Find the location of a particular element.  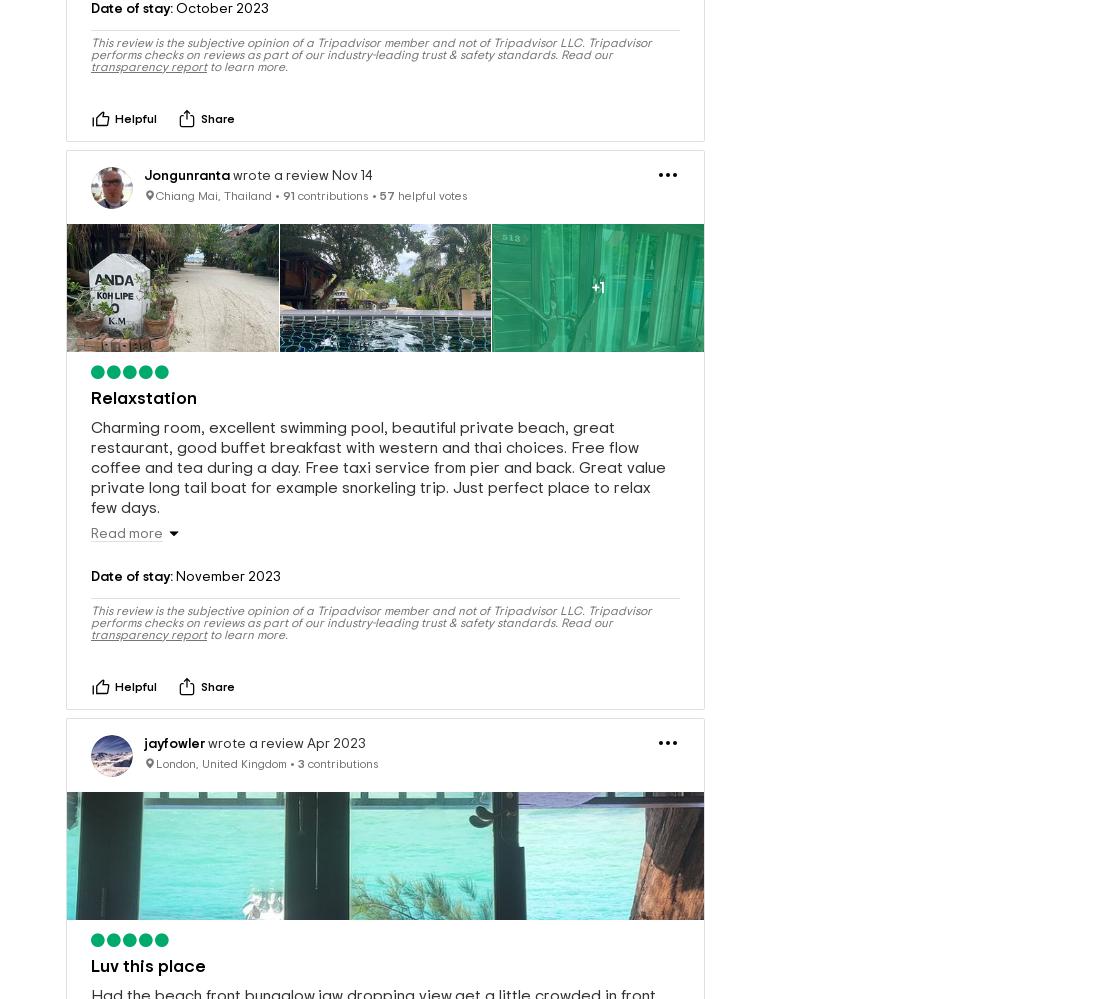

'Charming room, excellent swimming pool, beautiful private beach, great restaurant, good buffet breakfast with western and thai choices.  Free flow coffee and tea during a day.  Free taxi service from pier and back.  Great value private long tail boat for example snorkeling trip.  Just perfect place to relax few days.' is located at coordinates (378, 433).